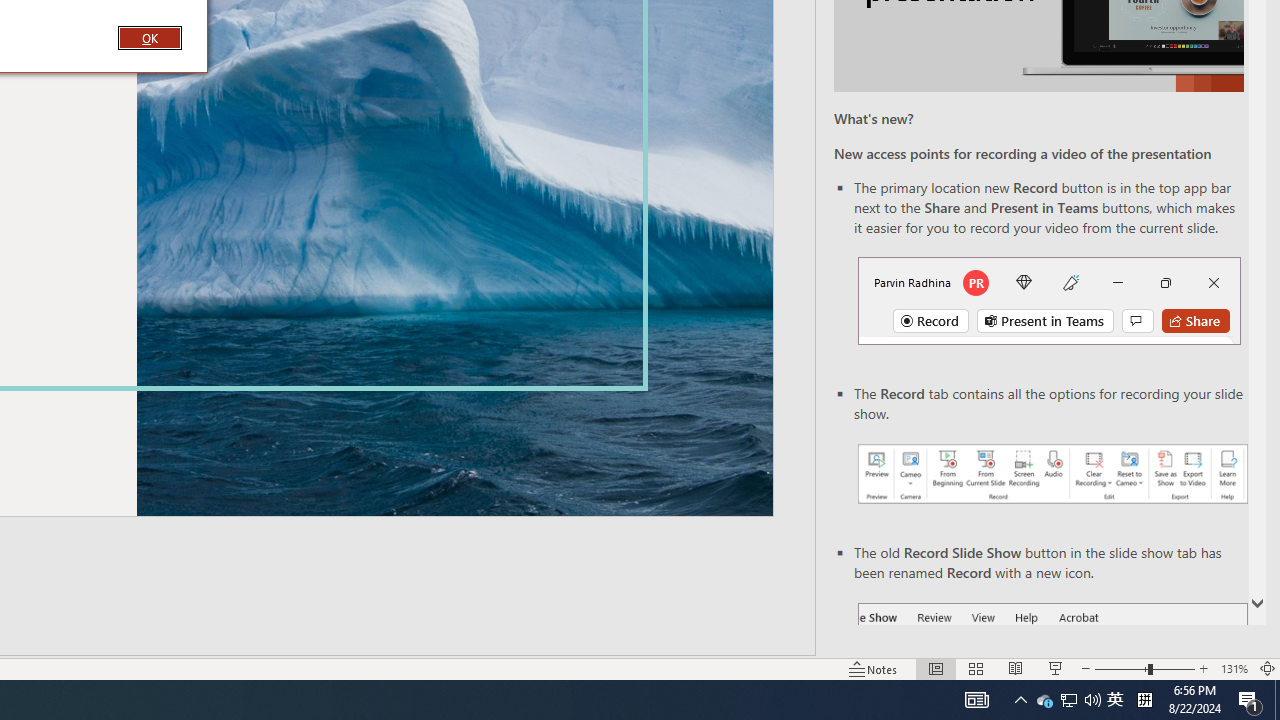 The image size is (1280, 720). Describe the element at coordinates (1144, 669) in the screenshot. I see `'Zoom'` at that location.